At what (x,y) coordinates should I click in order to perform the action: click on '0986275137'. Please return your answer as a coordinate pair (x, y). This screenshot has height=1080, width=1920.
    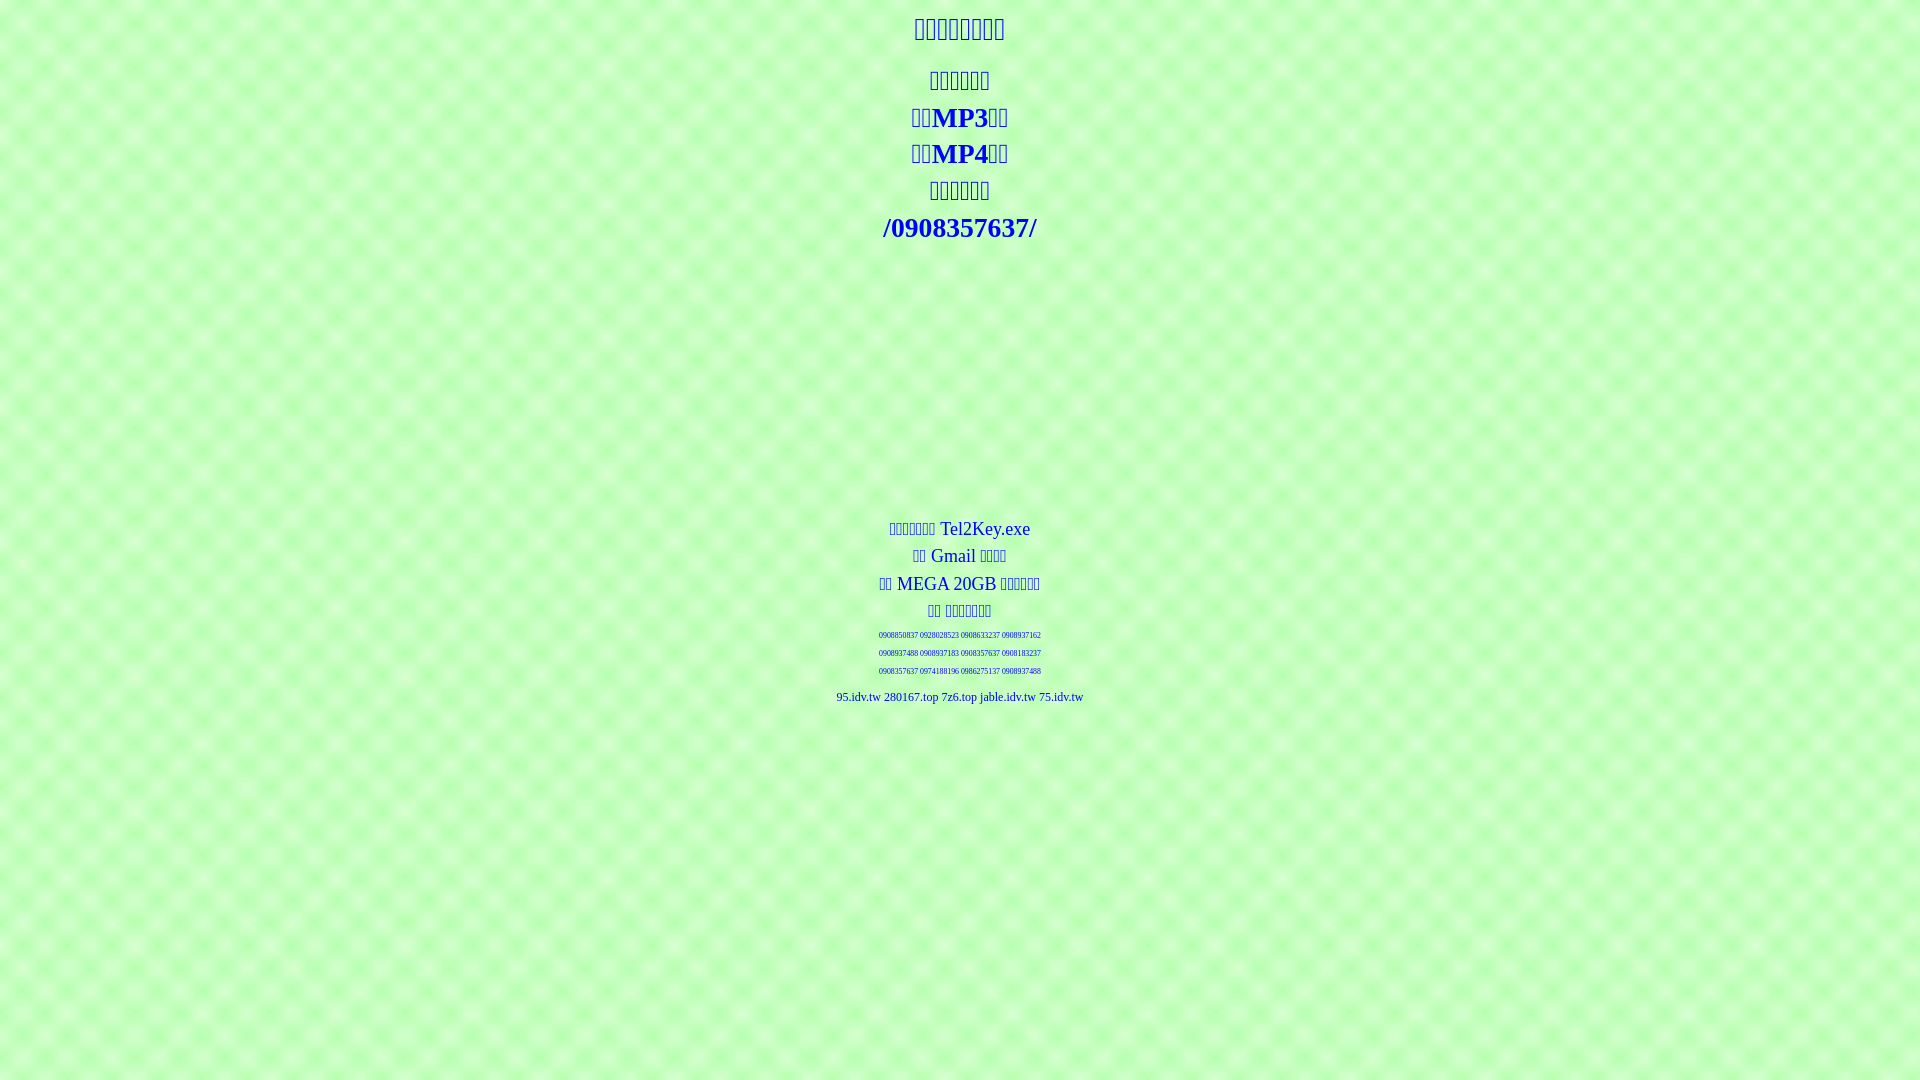
    Looking at the image, I should click on (980, 671).